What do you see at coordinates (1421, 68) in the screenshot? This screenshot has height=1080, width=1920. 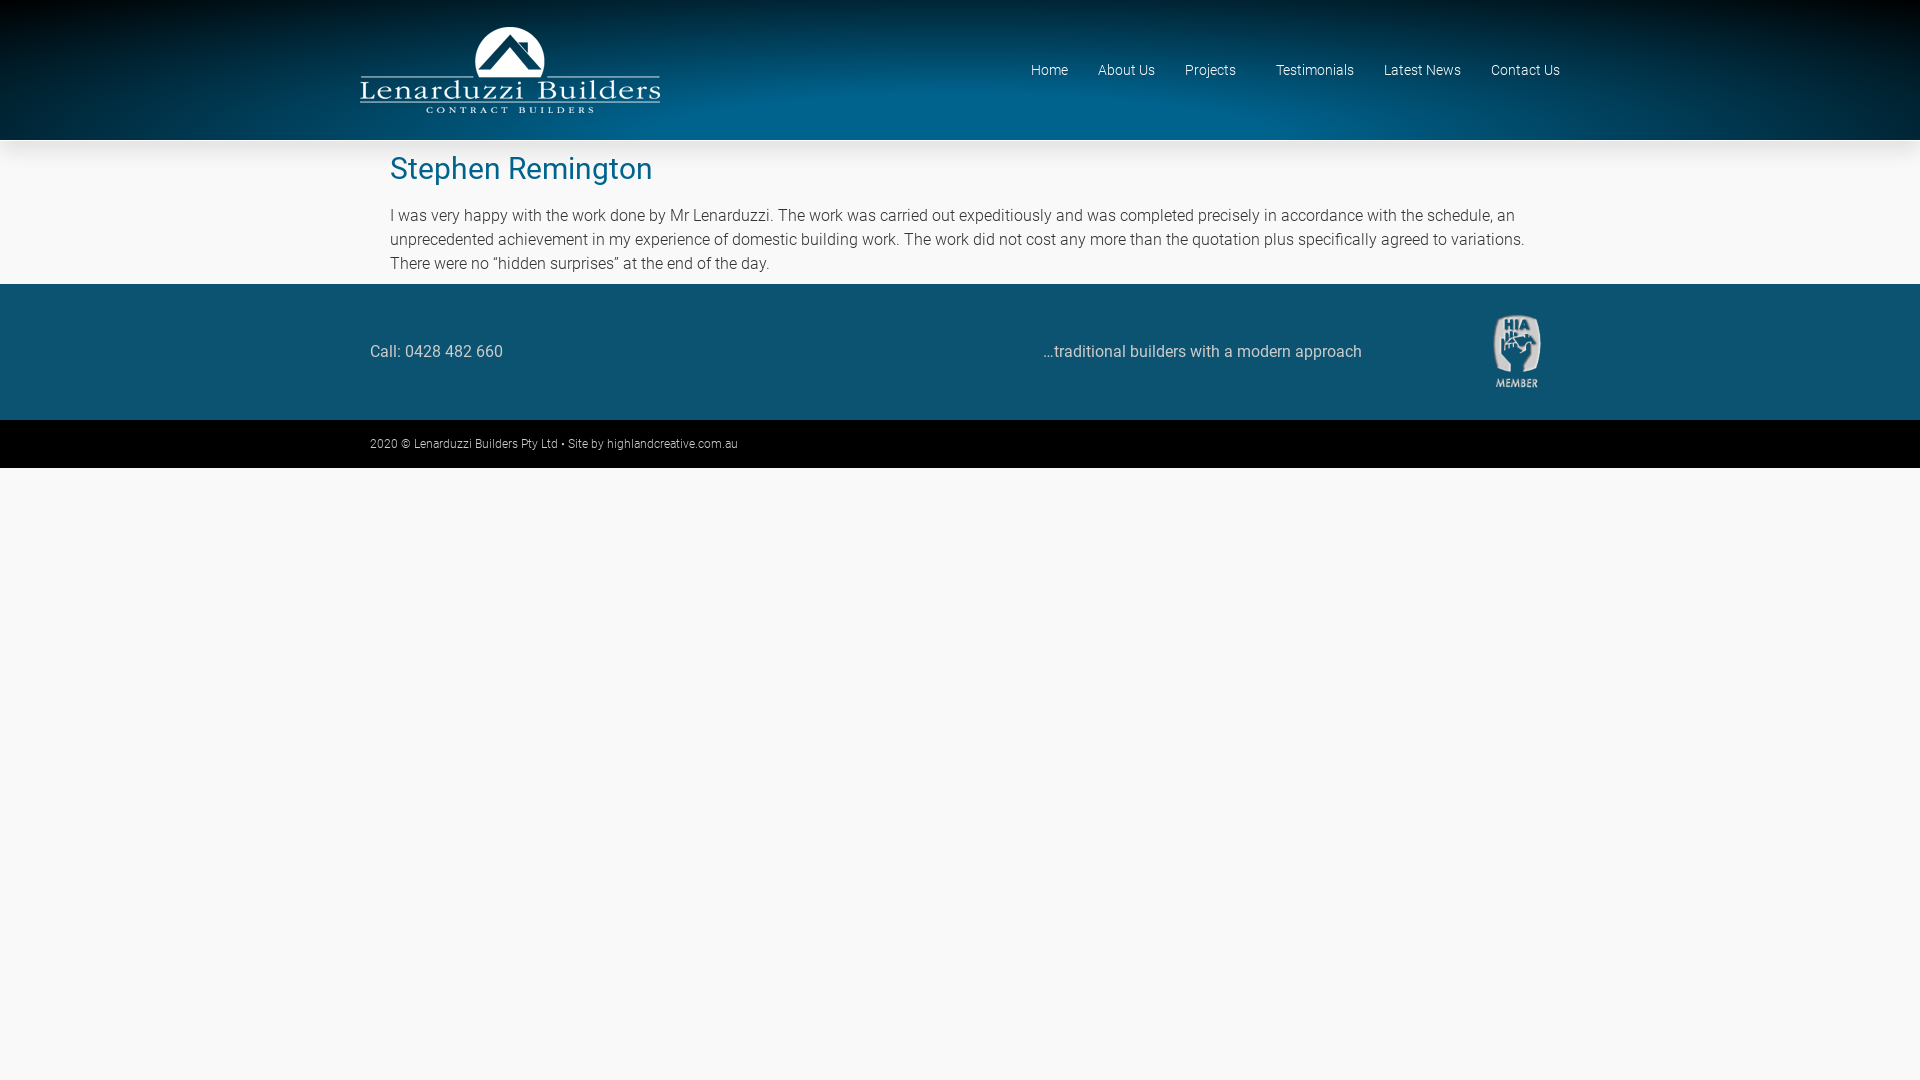 I see `'Latest News'` at bounding box center [1421, 68].